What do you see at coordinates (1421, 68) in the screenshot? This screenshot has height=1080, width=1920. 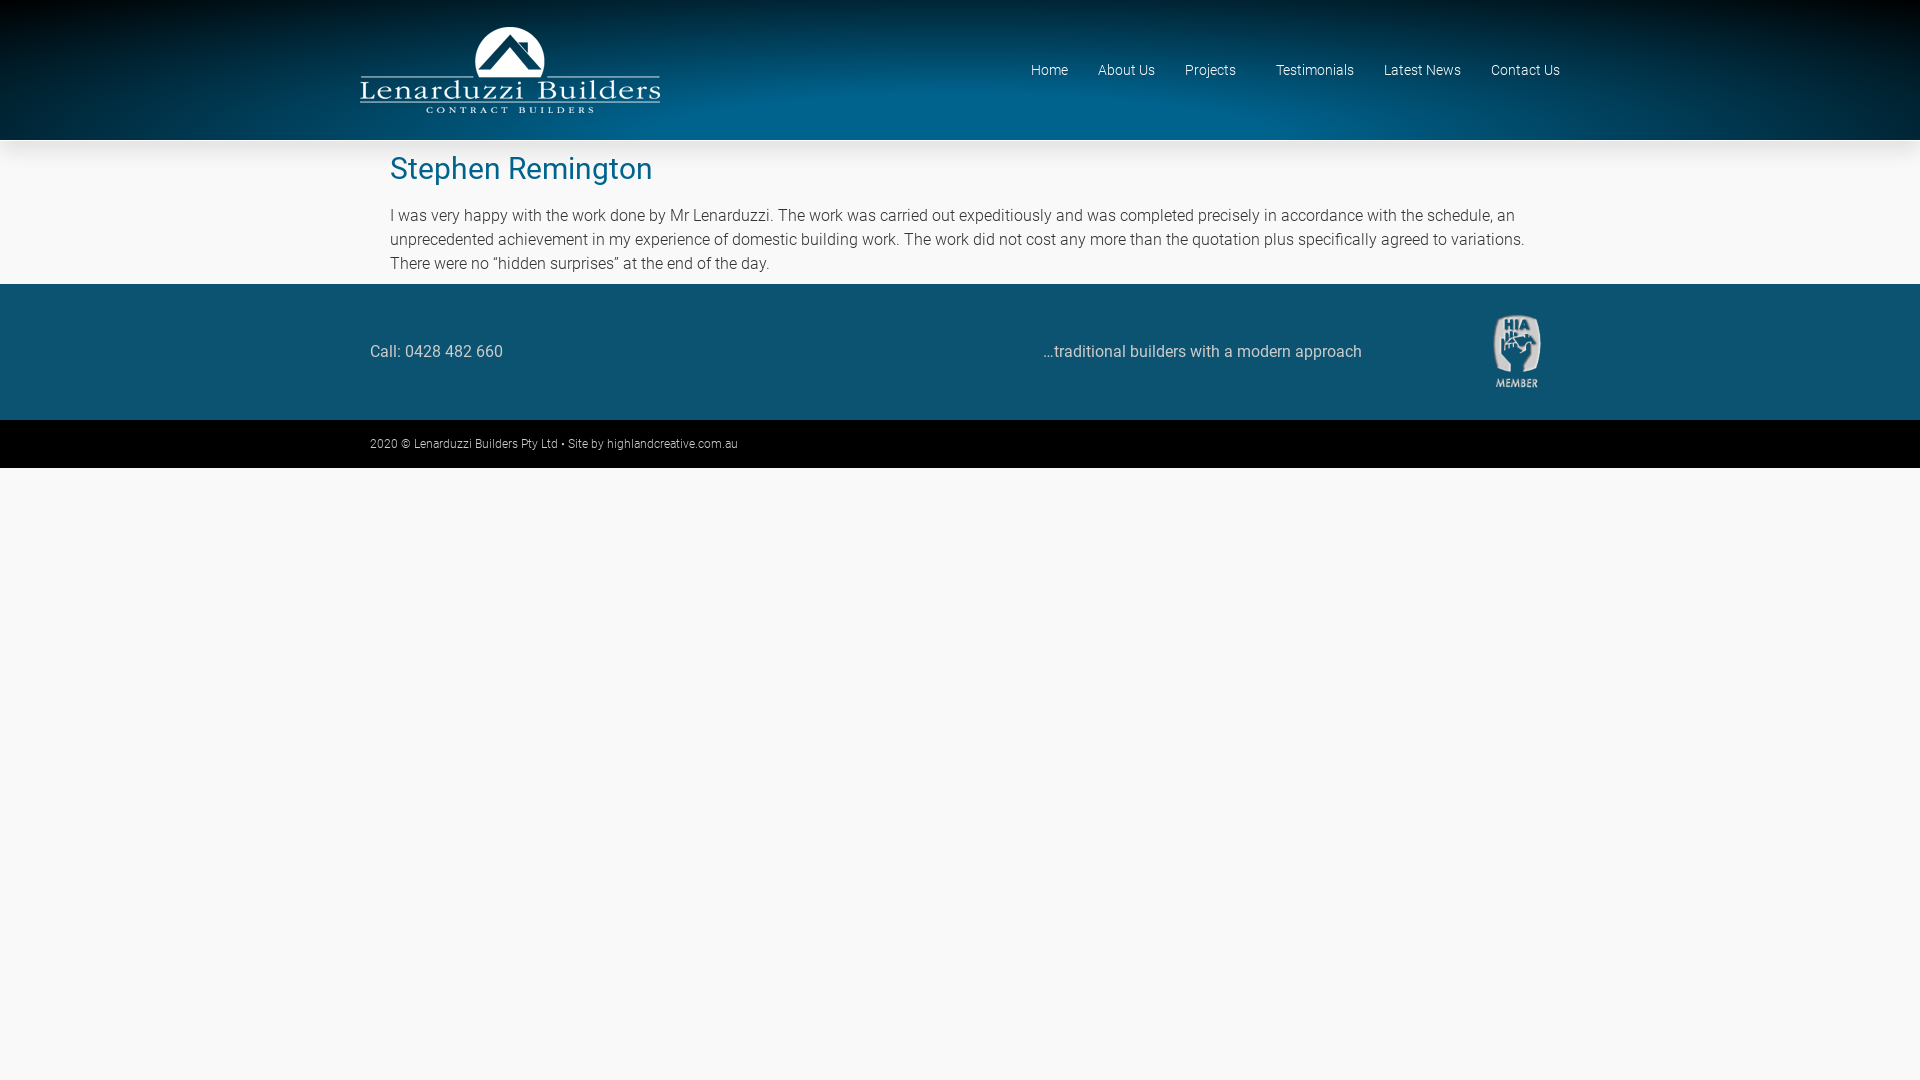 I see `'Latest News'` at bounding box center [1421, 68].